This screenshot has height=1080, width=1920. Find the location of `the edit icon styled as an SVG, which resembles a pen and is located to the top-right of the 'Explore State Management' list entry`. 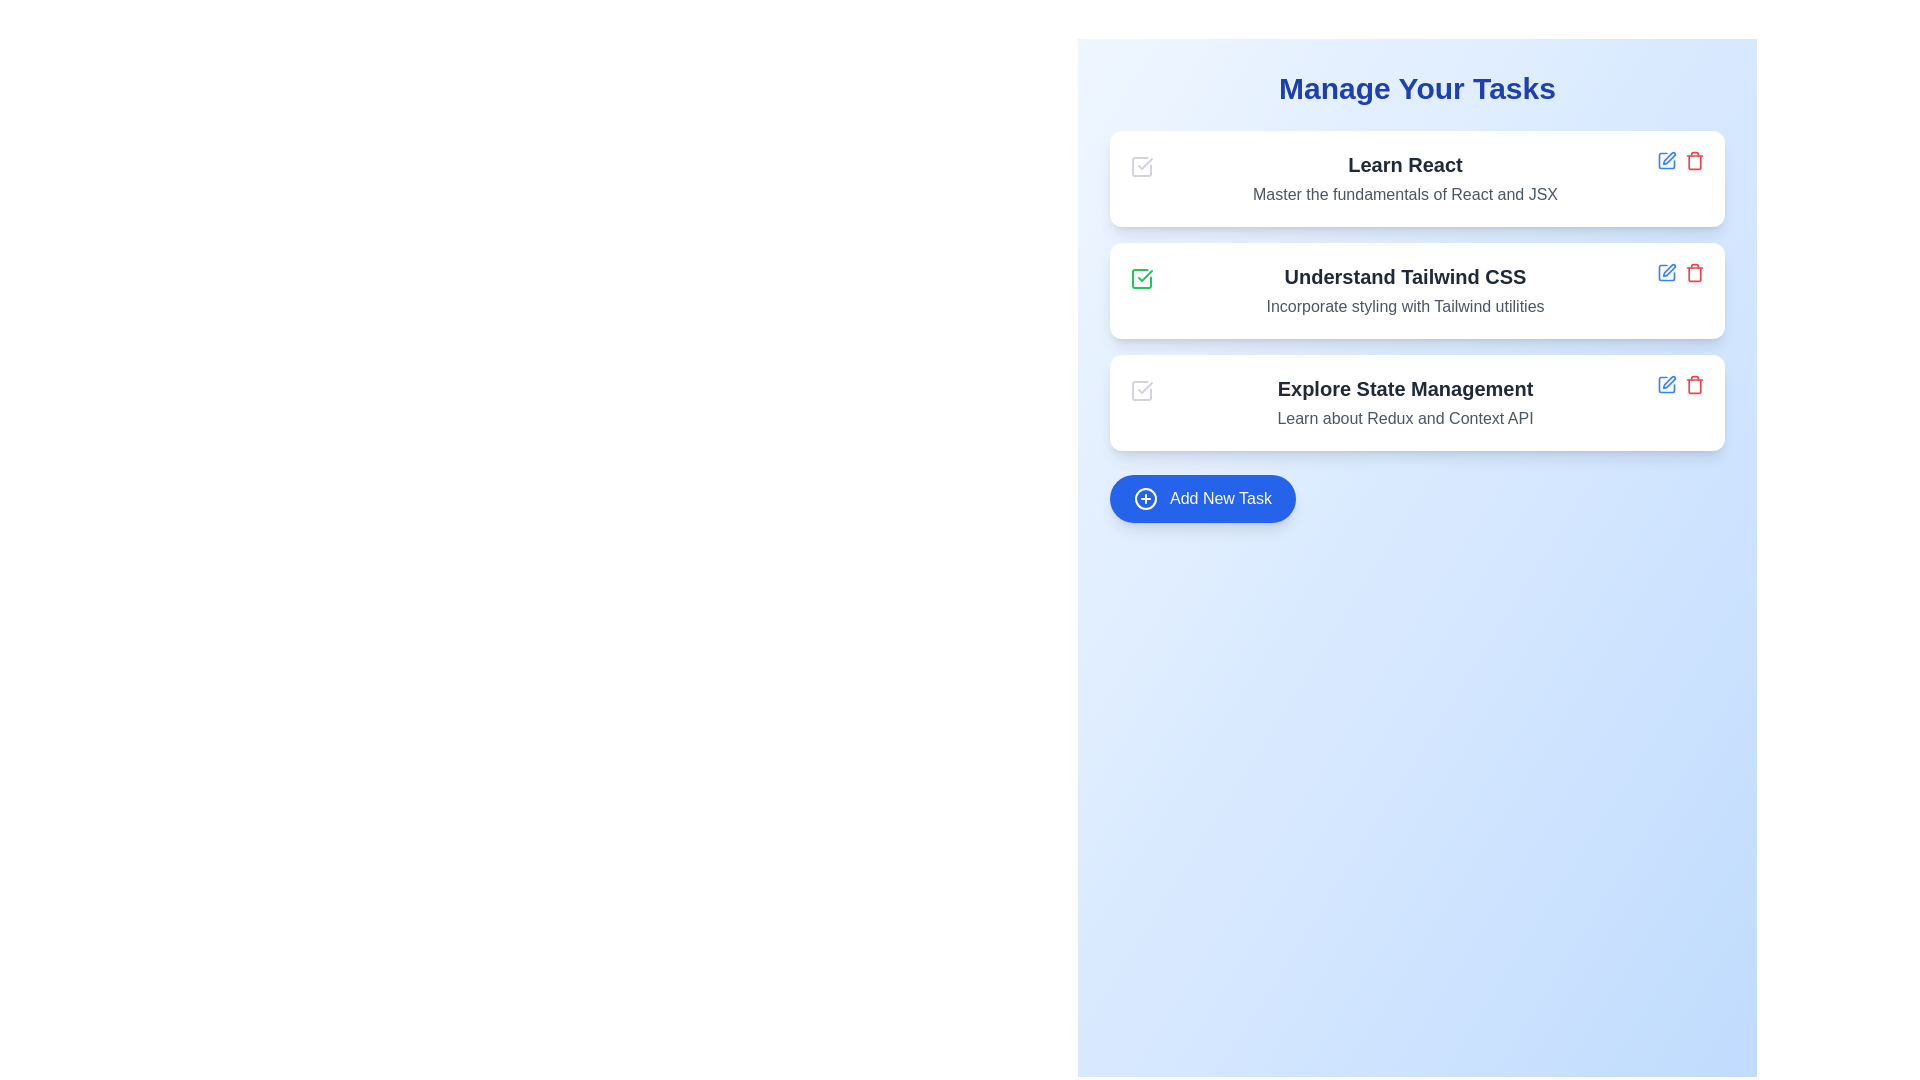

the edit icon styled as an SVG, which resembles a pen and is located to the top-right of the 'Explore State Management' list entry is located at coordinates (1669, 382).